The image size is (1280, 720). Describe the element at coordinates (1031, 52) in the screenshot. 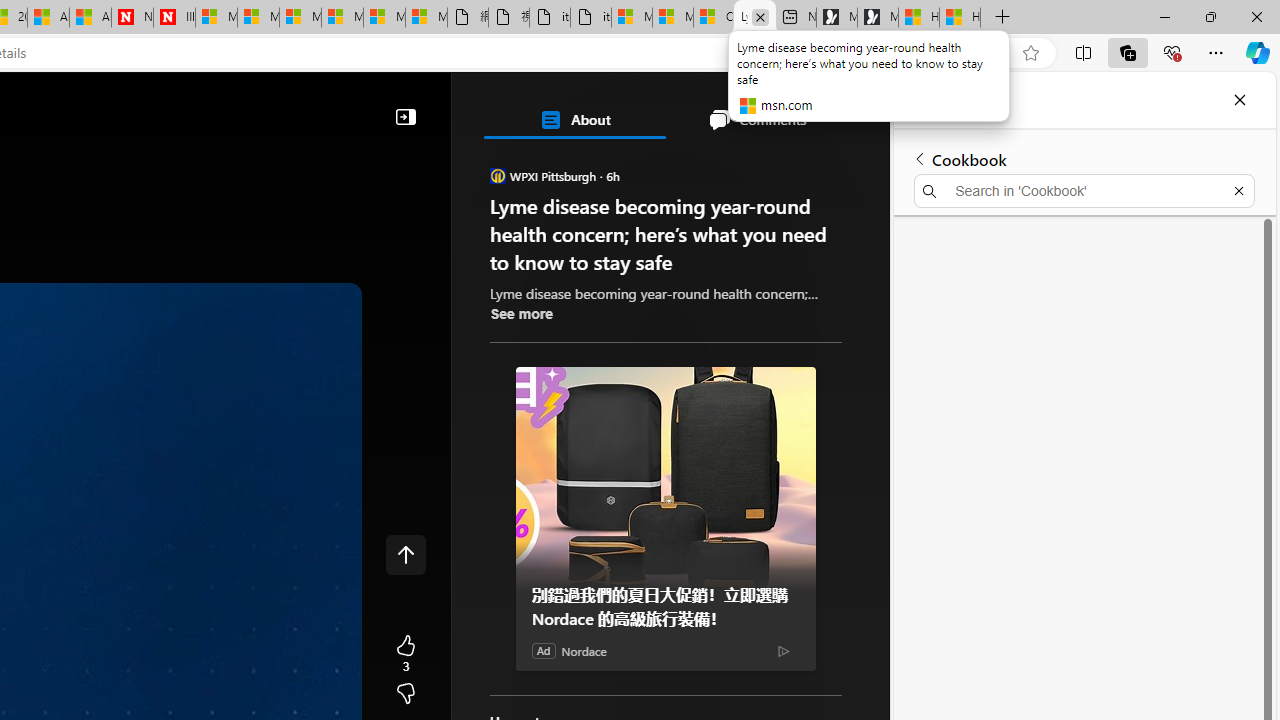

I see `'Add this page to favorites (Ctrl+D)'` at that location.